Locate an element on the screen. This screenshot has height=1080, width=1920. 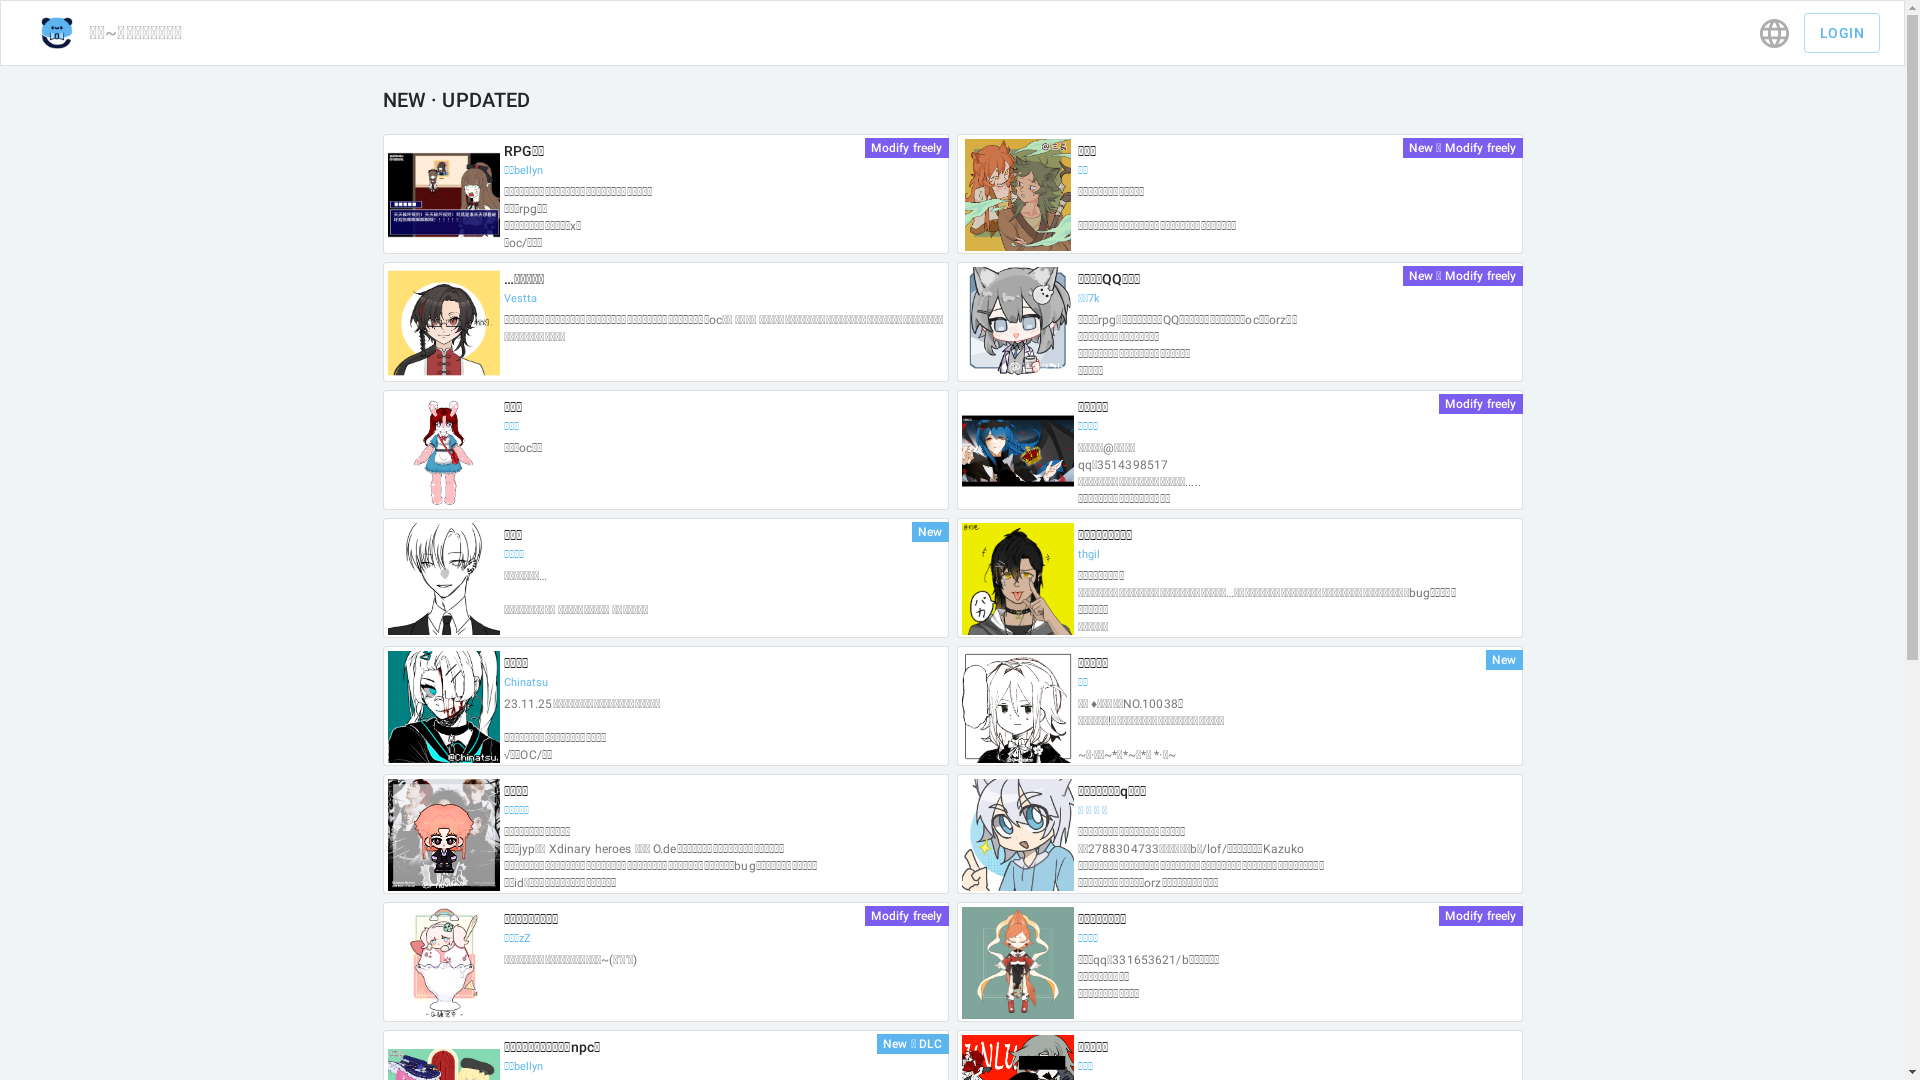
'LOGIN' is located at coordinates (1841, 33).